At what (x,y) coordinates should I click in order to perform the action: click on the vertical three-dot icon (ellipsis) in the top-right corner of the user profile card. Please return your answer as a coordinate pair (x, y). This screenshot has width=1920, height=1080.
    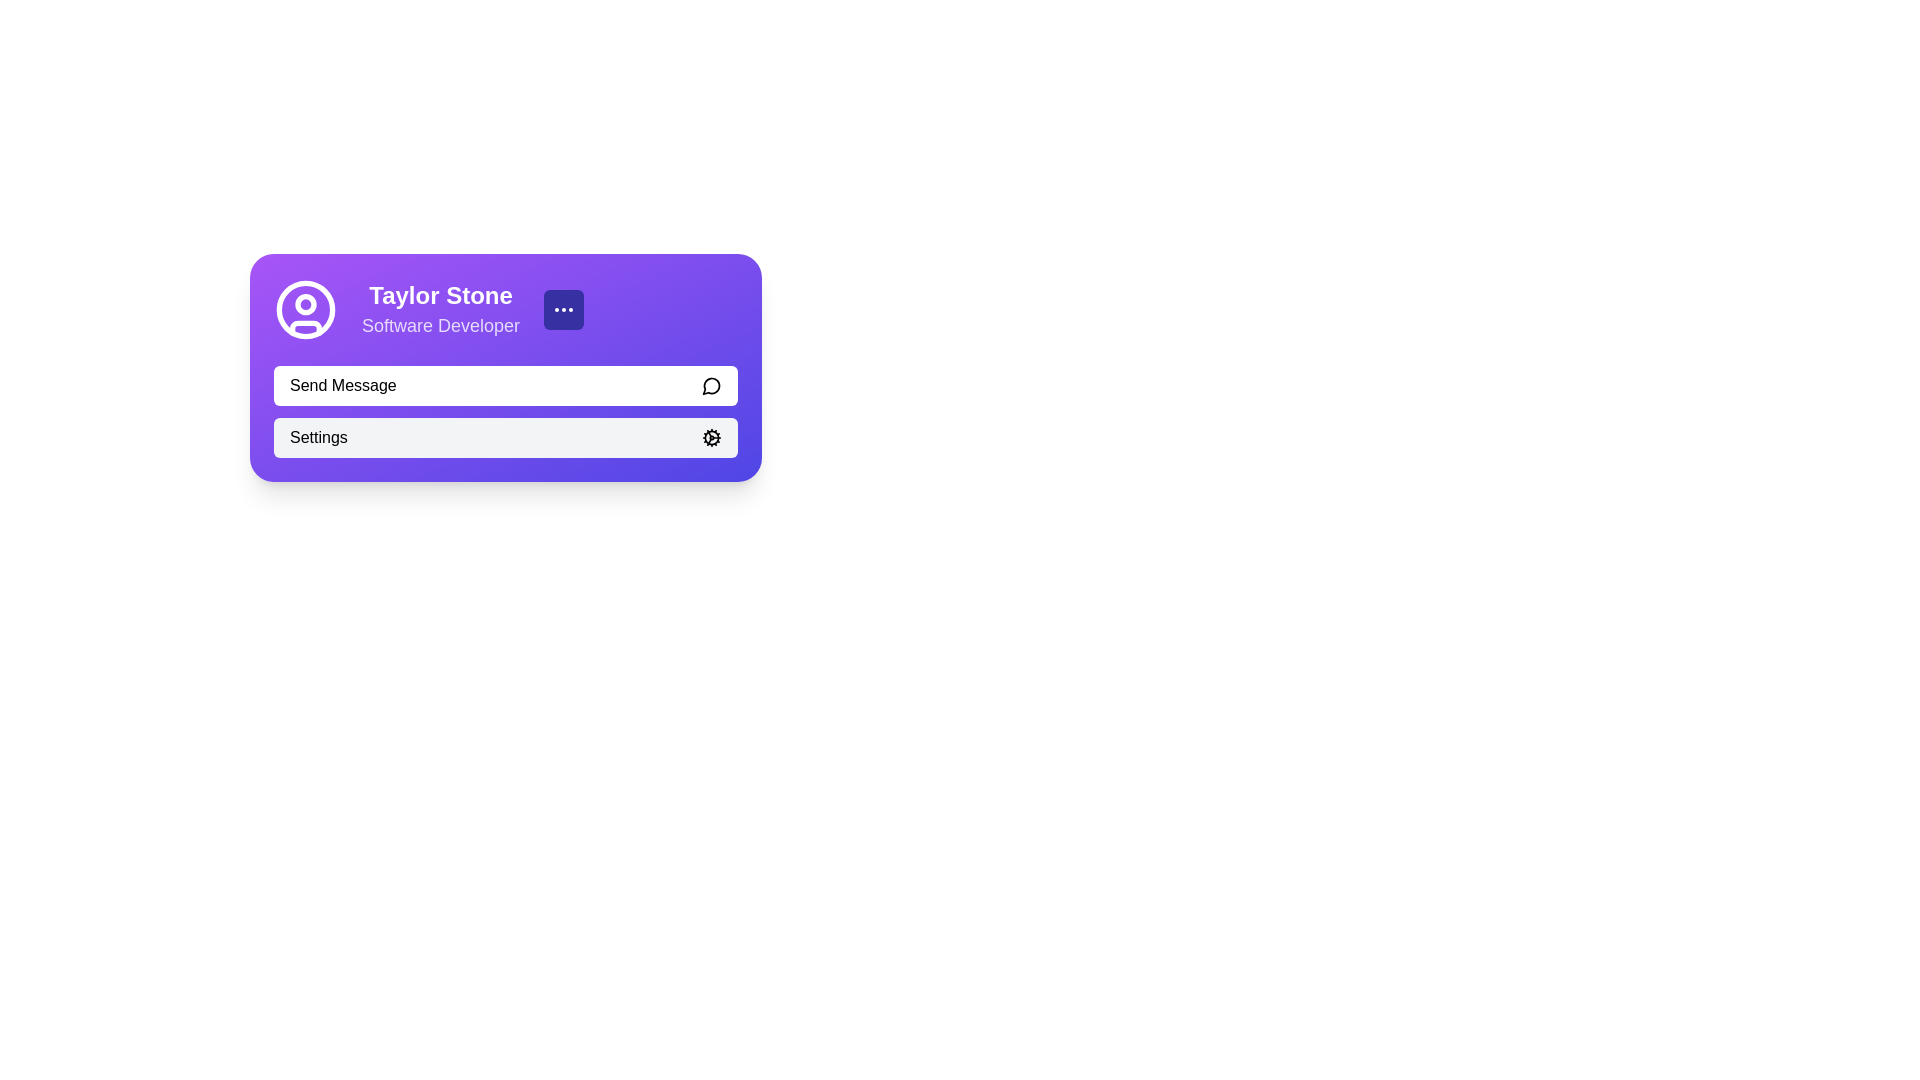
    Looking at the image, I should click on (563, 309).